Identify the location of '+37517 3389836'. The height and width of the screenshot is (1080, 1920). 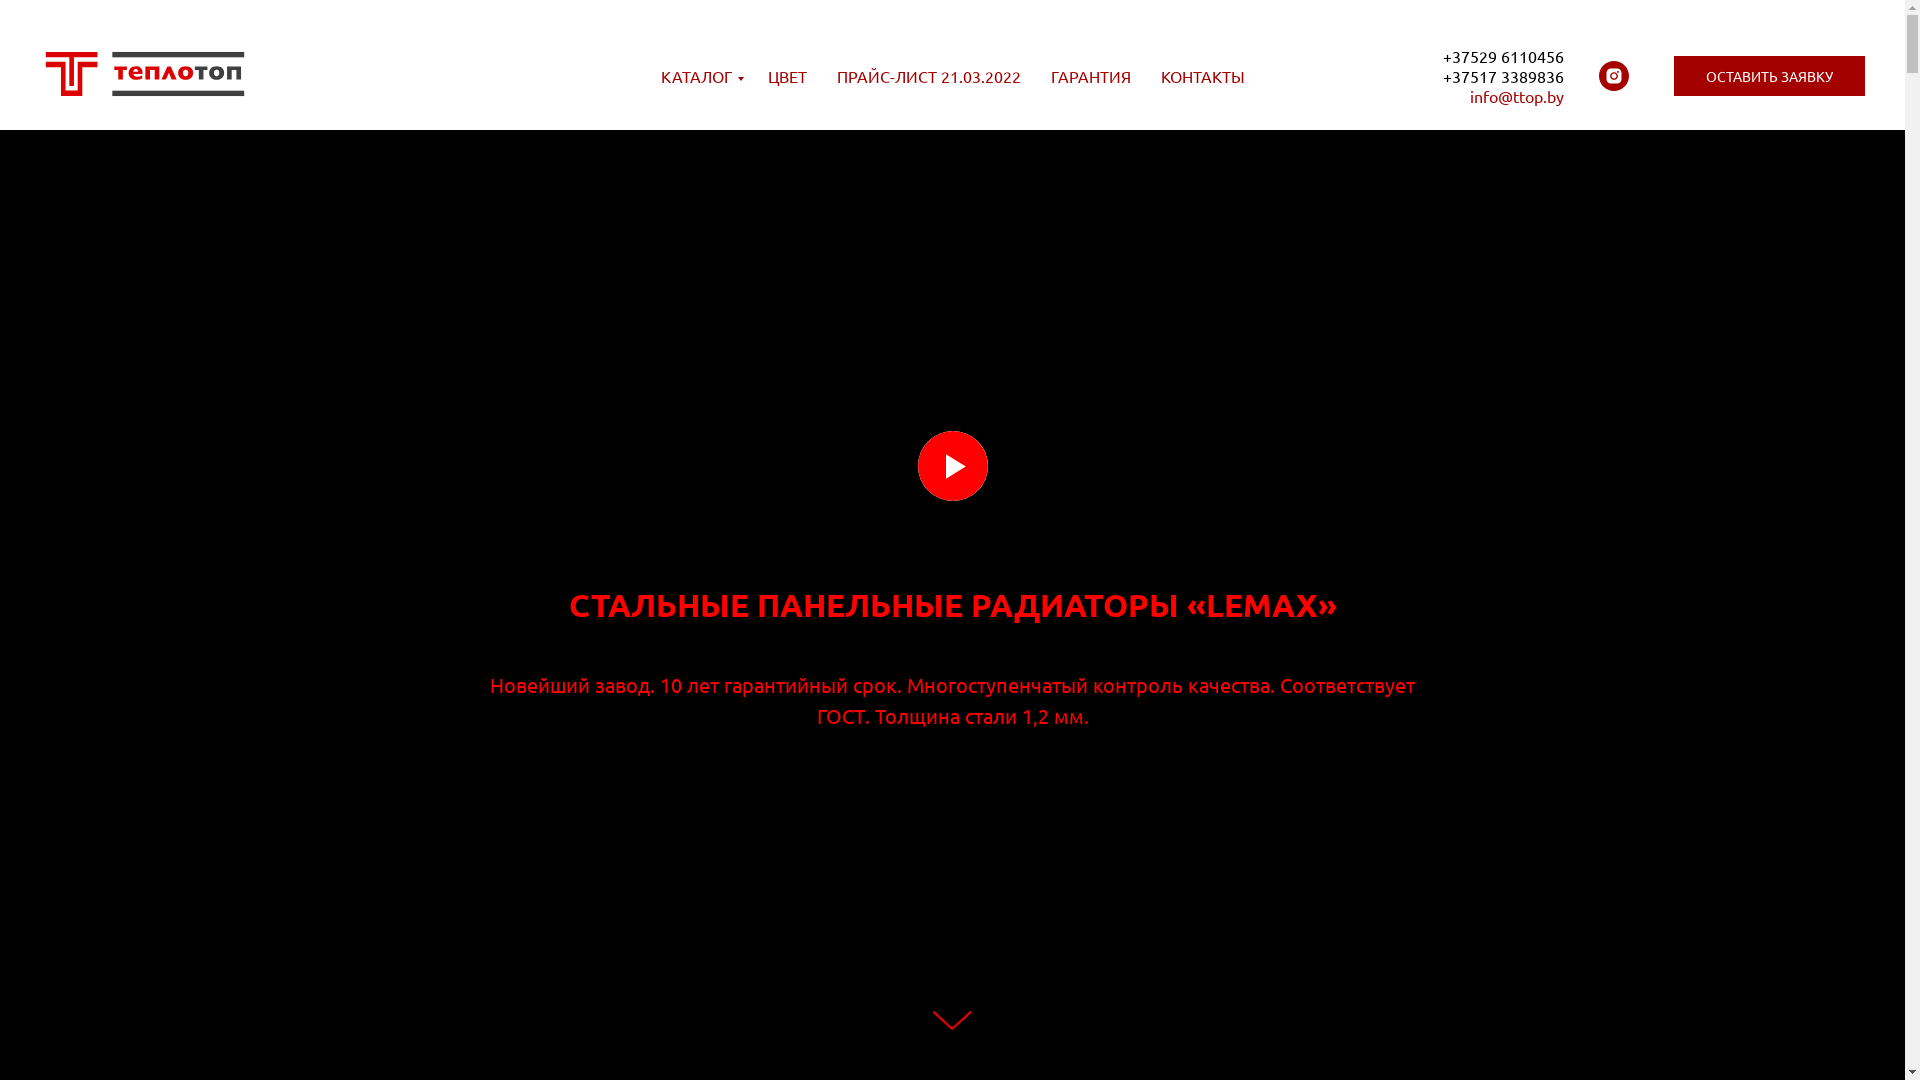
(1503, 75).